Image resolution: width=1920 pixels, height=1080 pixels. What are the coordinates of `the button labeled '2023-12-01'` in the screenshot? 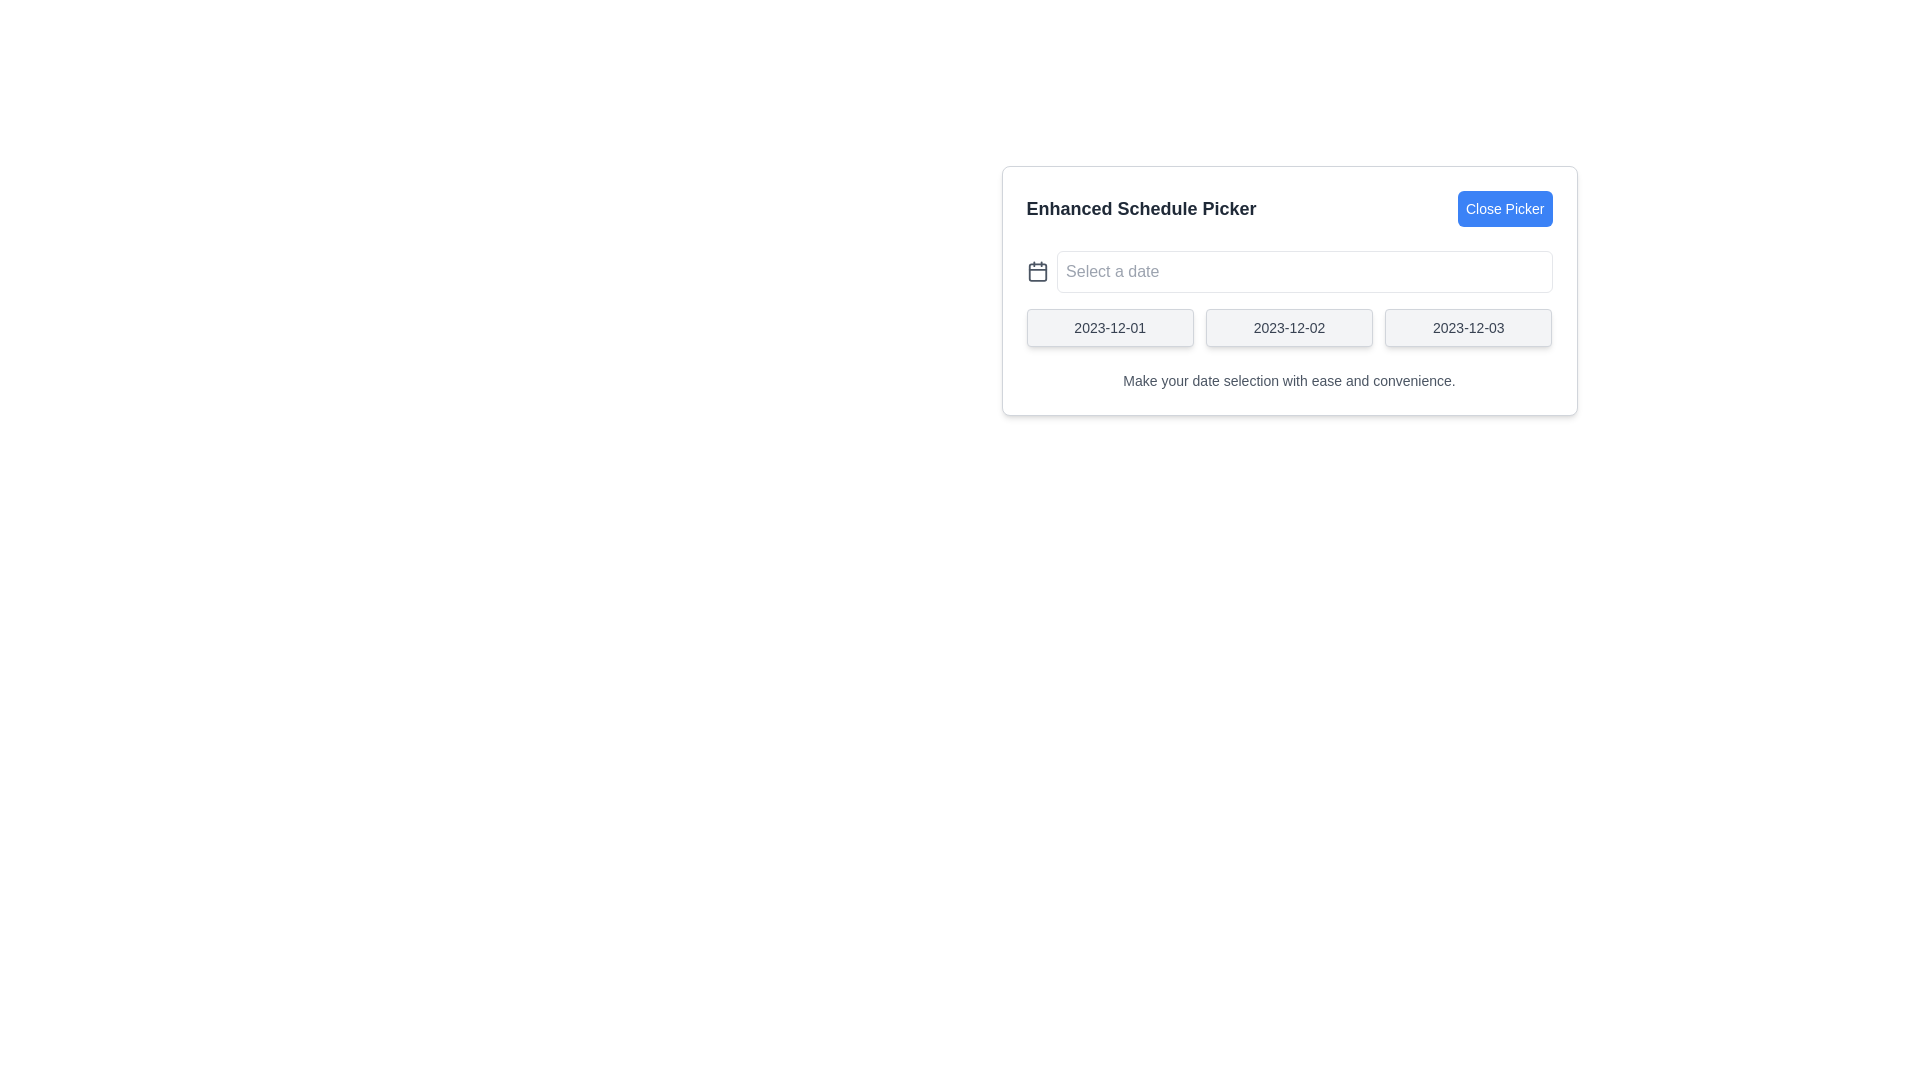 It's located at (1108, 326).